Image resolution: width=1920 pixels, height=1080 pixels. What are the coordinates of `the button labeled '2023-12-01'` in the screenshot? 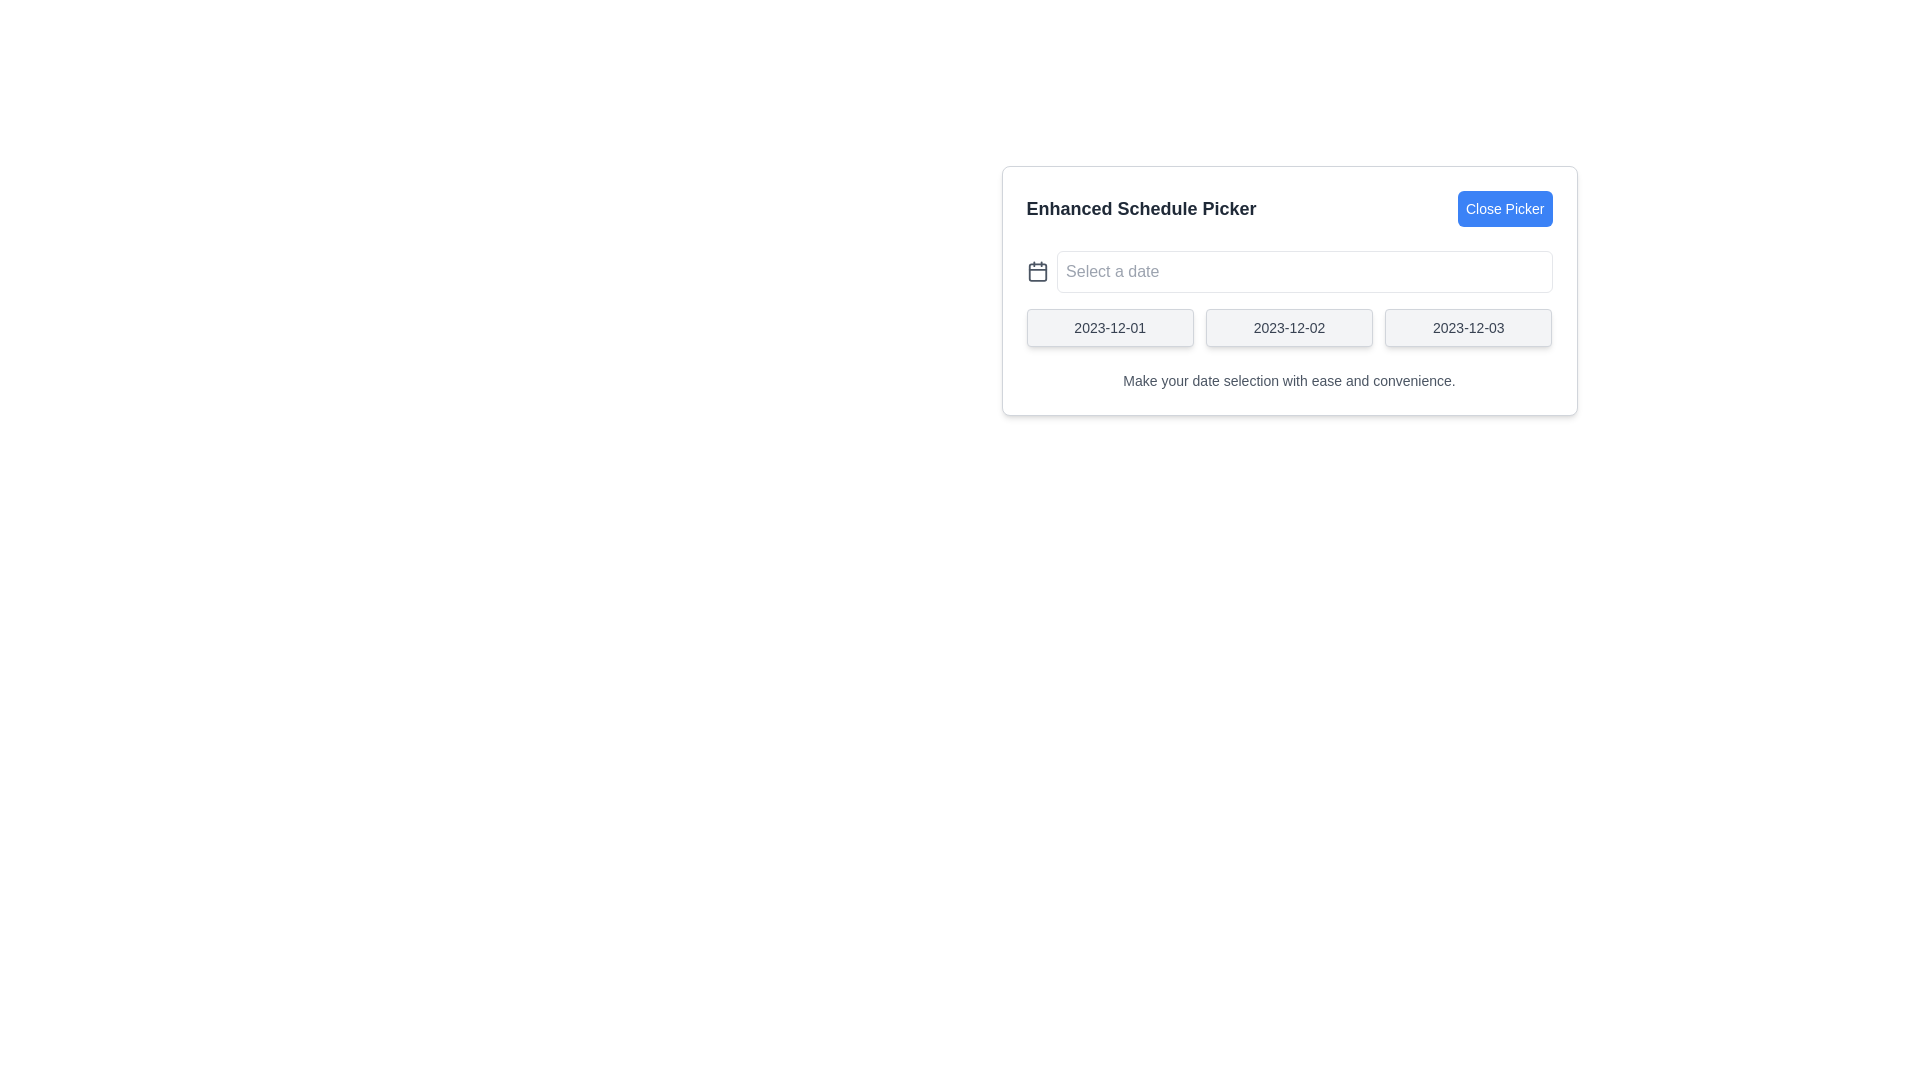 It's located at (1108, 326).